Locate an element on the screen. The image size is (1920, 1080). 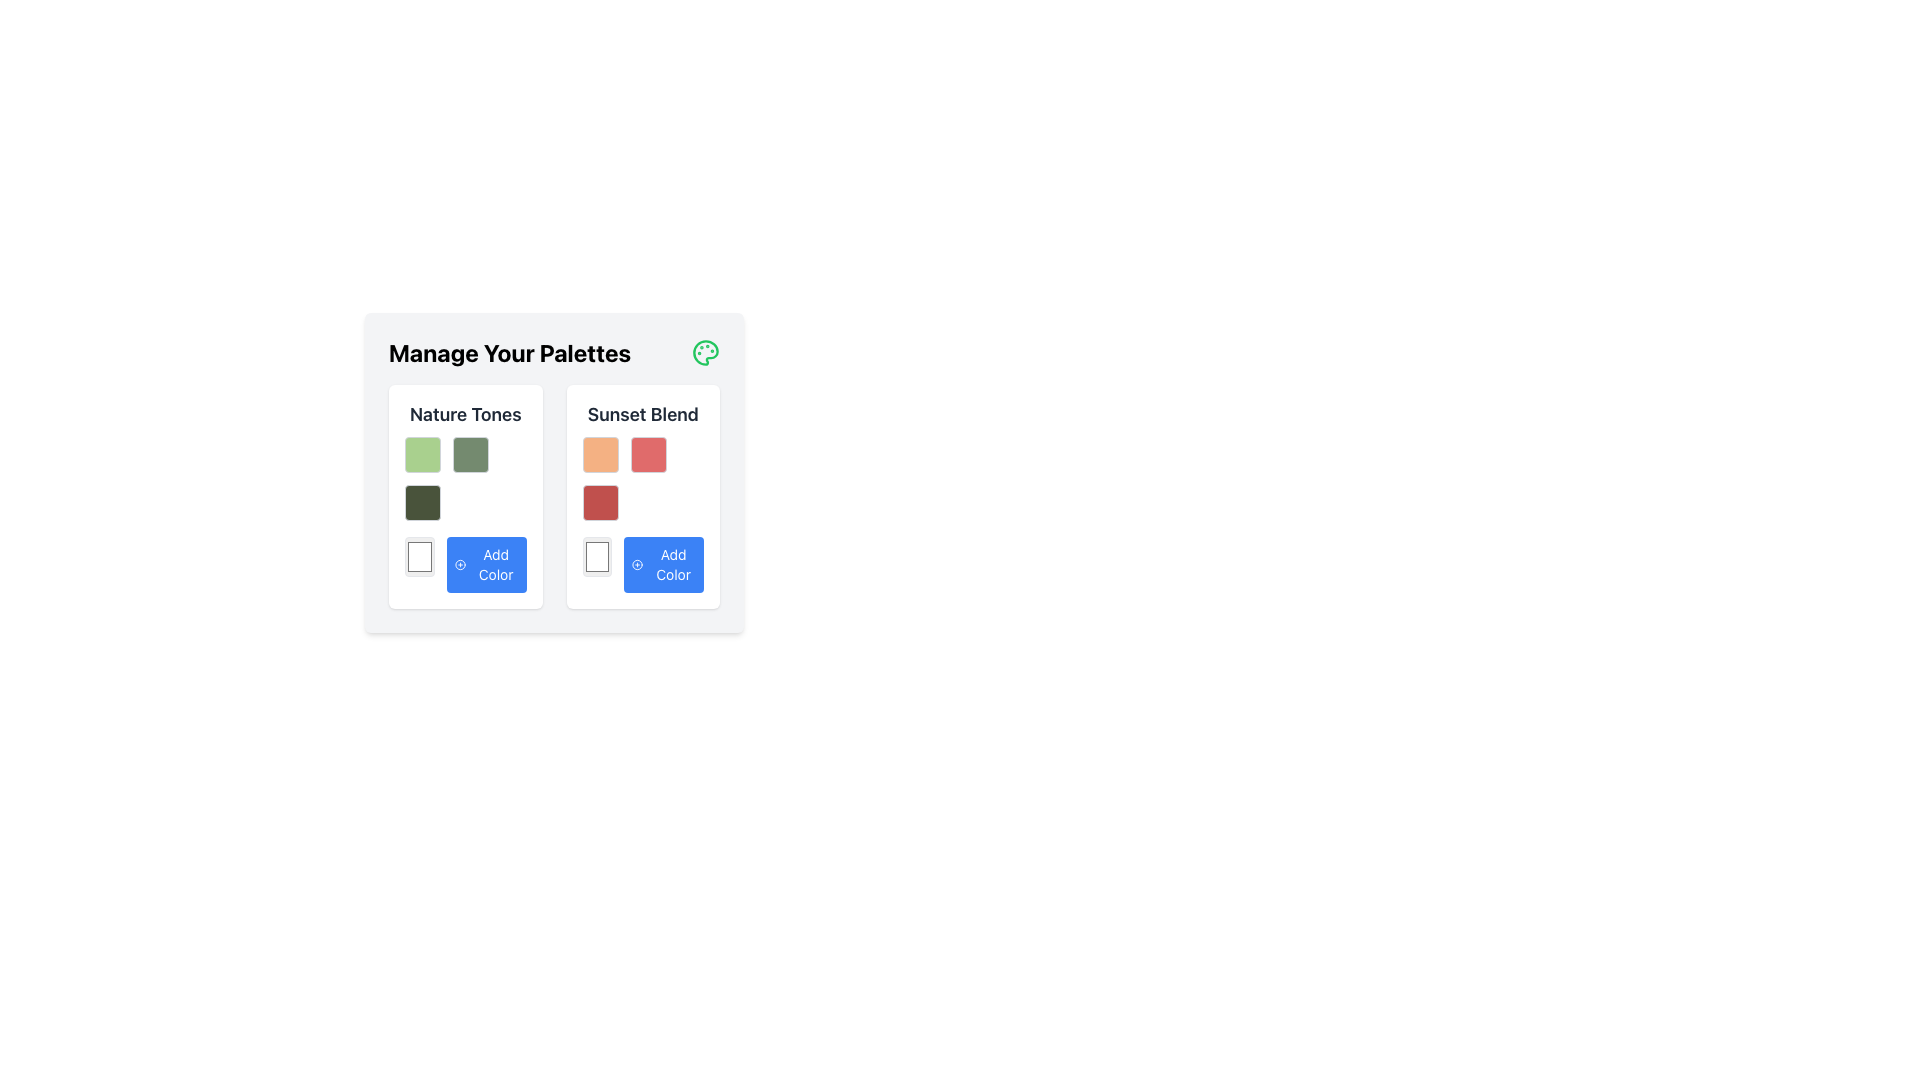
the title text indicating the palette management interface is located at coordinates (510, 352).